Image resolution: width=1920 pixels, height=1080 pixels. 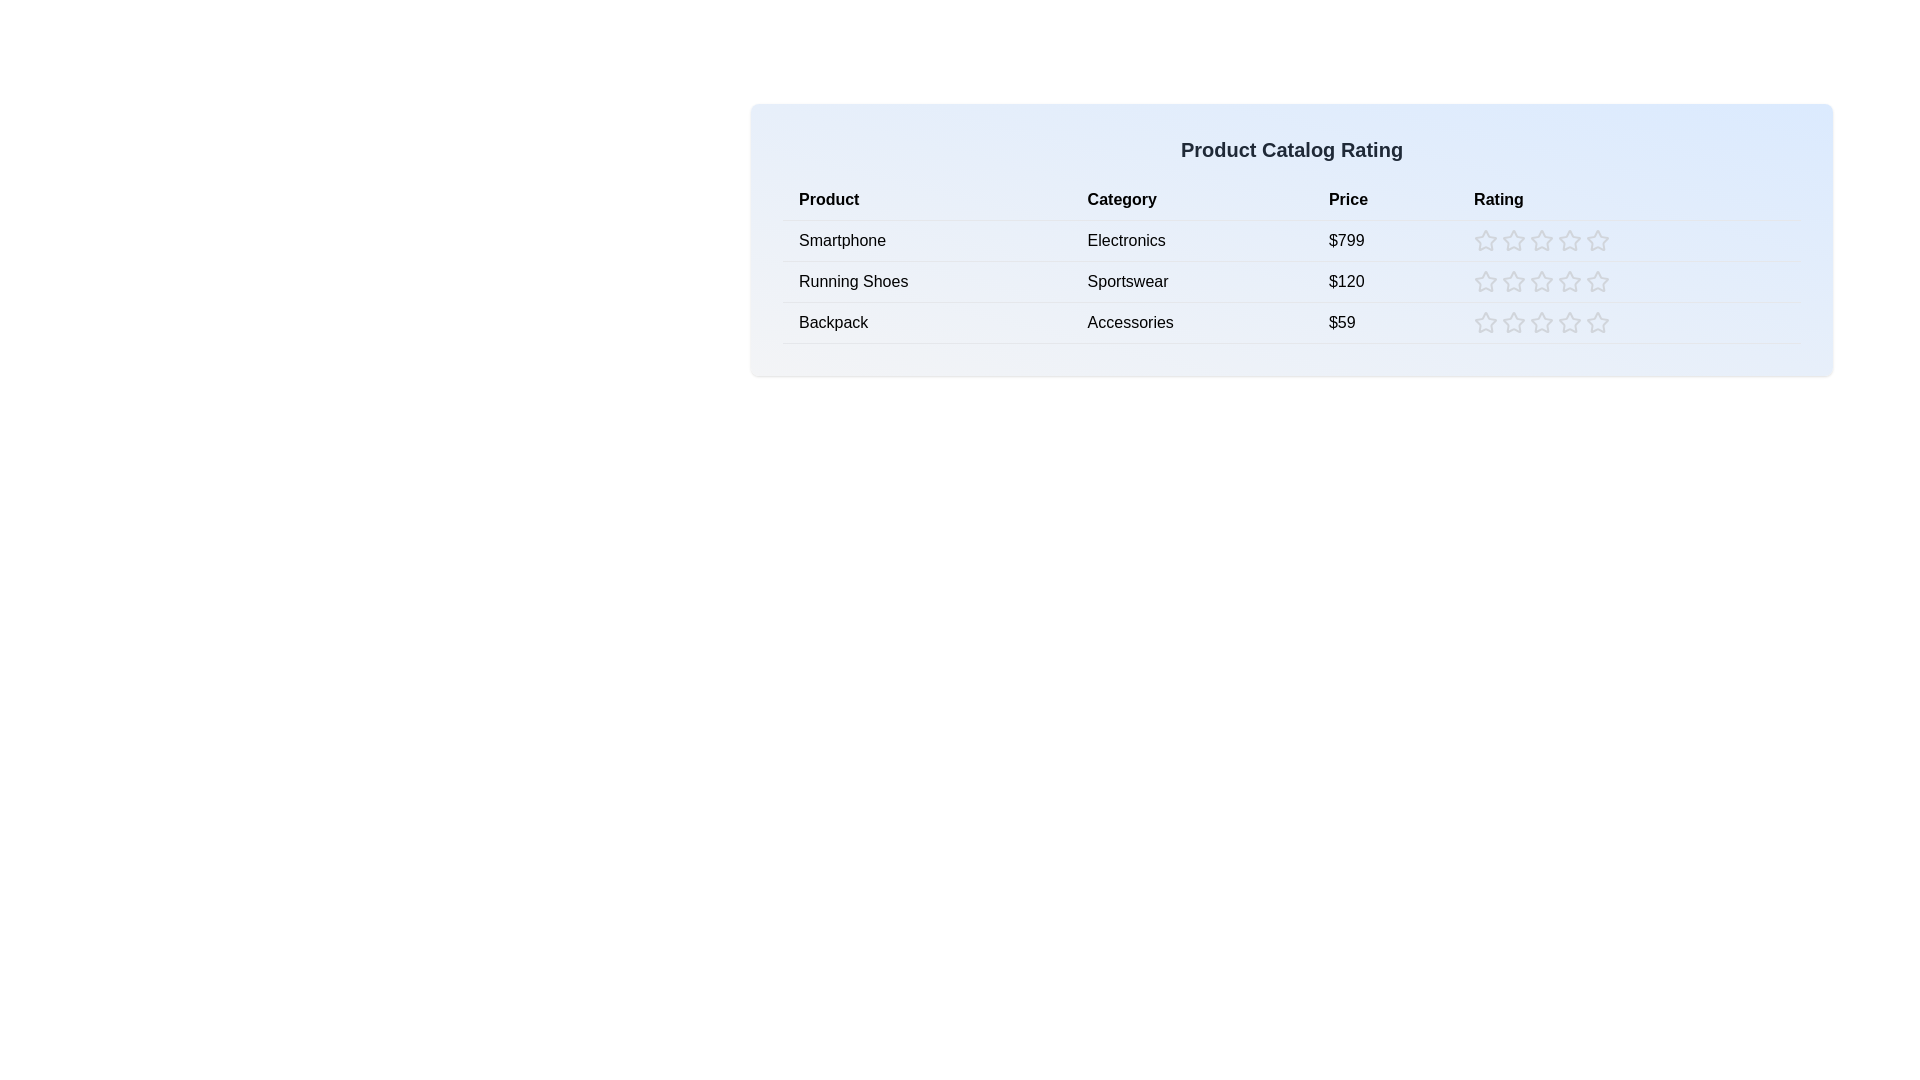 What do you see at coordinates (1486, 239) in the screenshot?
I see `the rating for a product to 1 stars` at bounding box center [1486, 239].